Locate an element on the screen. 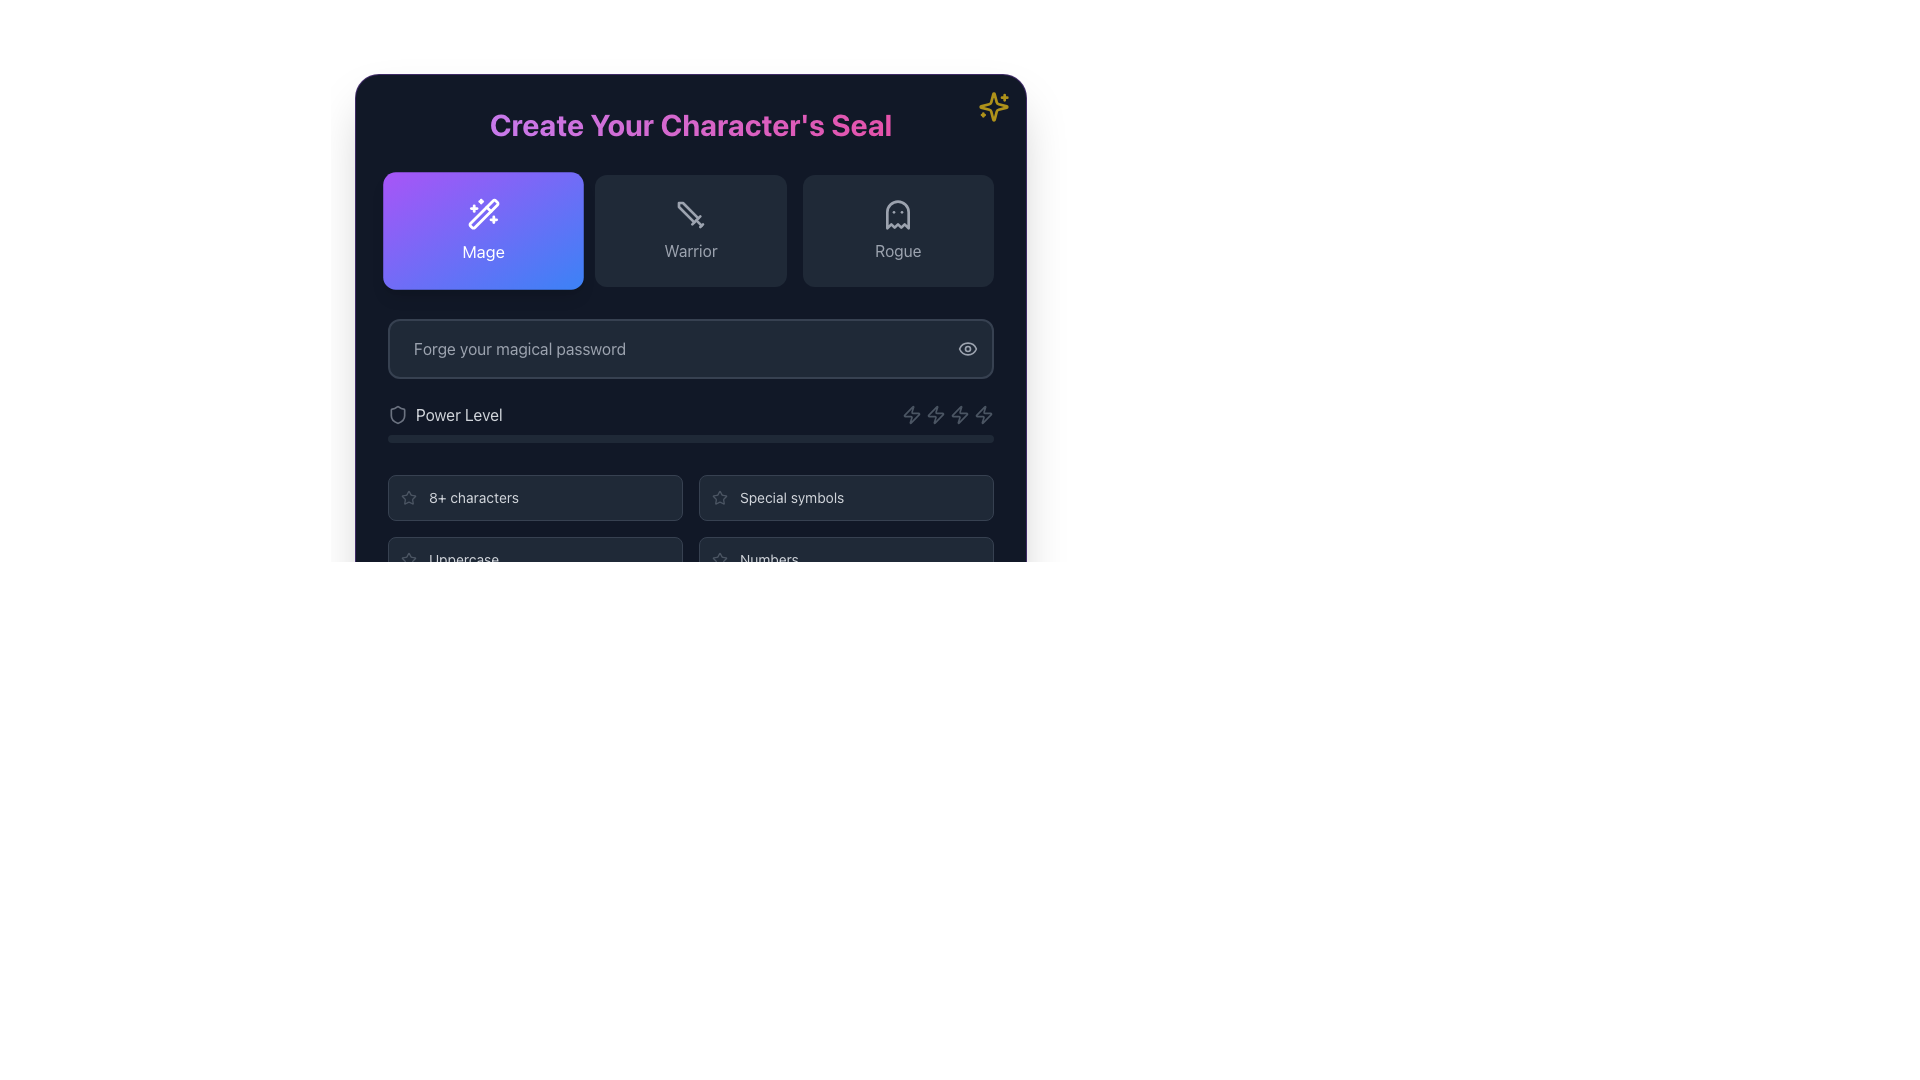  the 'Warrior' class selection button located in the middle column of the 'Create Your Character's Seal' section is located at coordinates (691, 230).